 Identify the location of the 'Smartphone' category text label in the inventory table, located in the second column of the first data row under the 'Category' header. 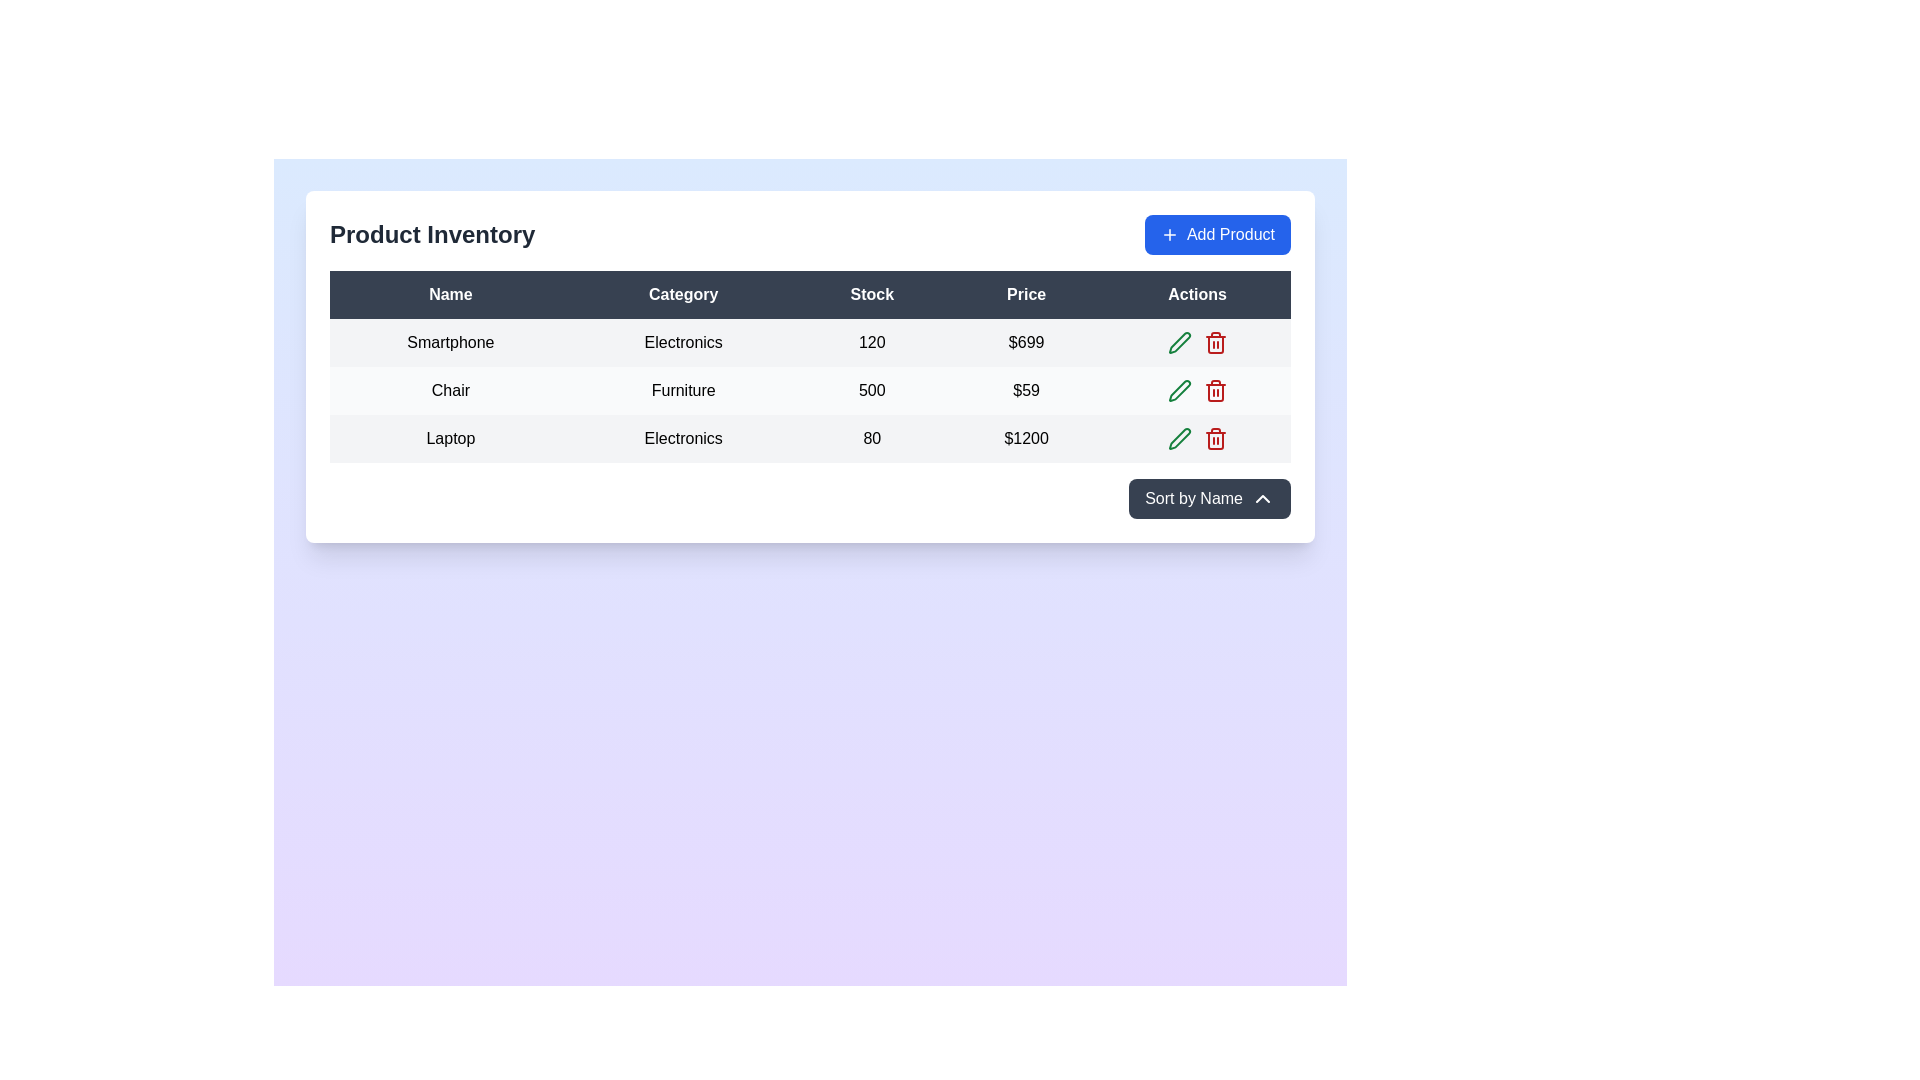
(683, 342).